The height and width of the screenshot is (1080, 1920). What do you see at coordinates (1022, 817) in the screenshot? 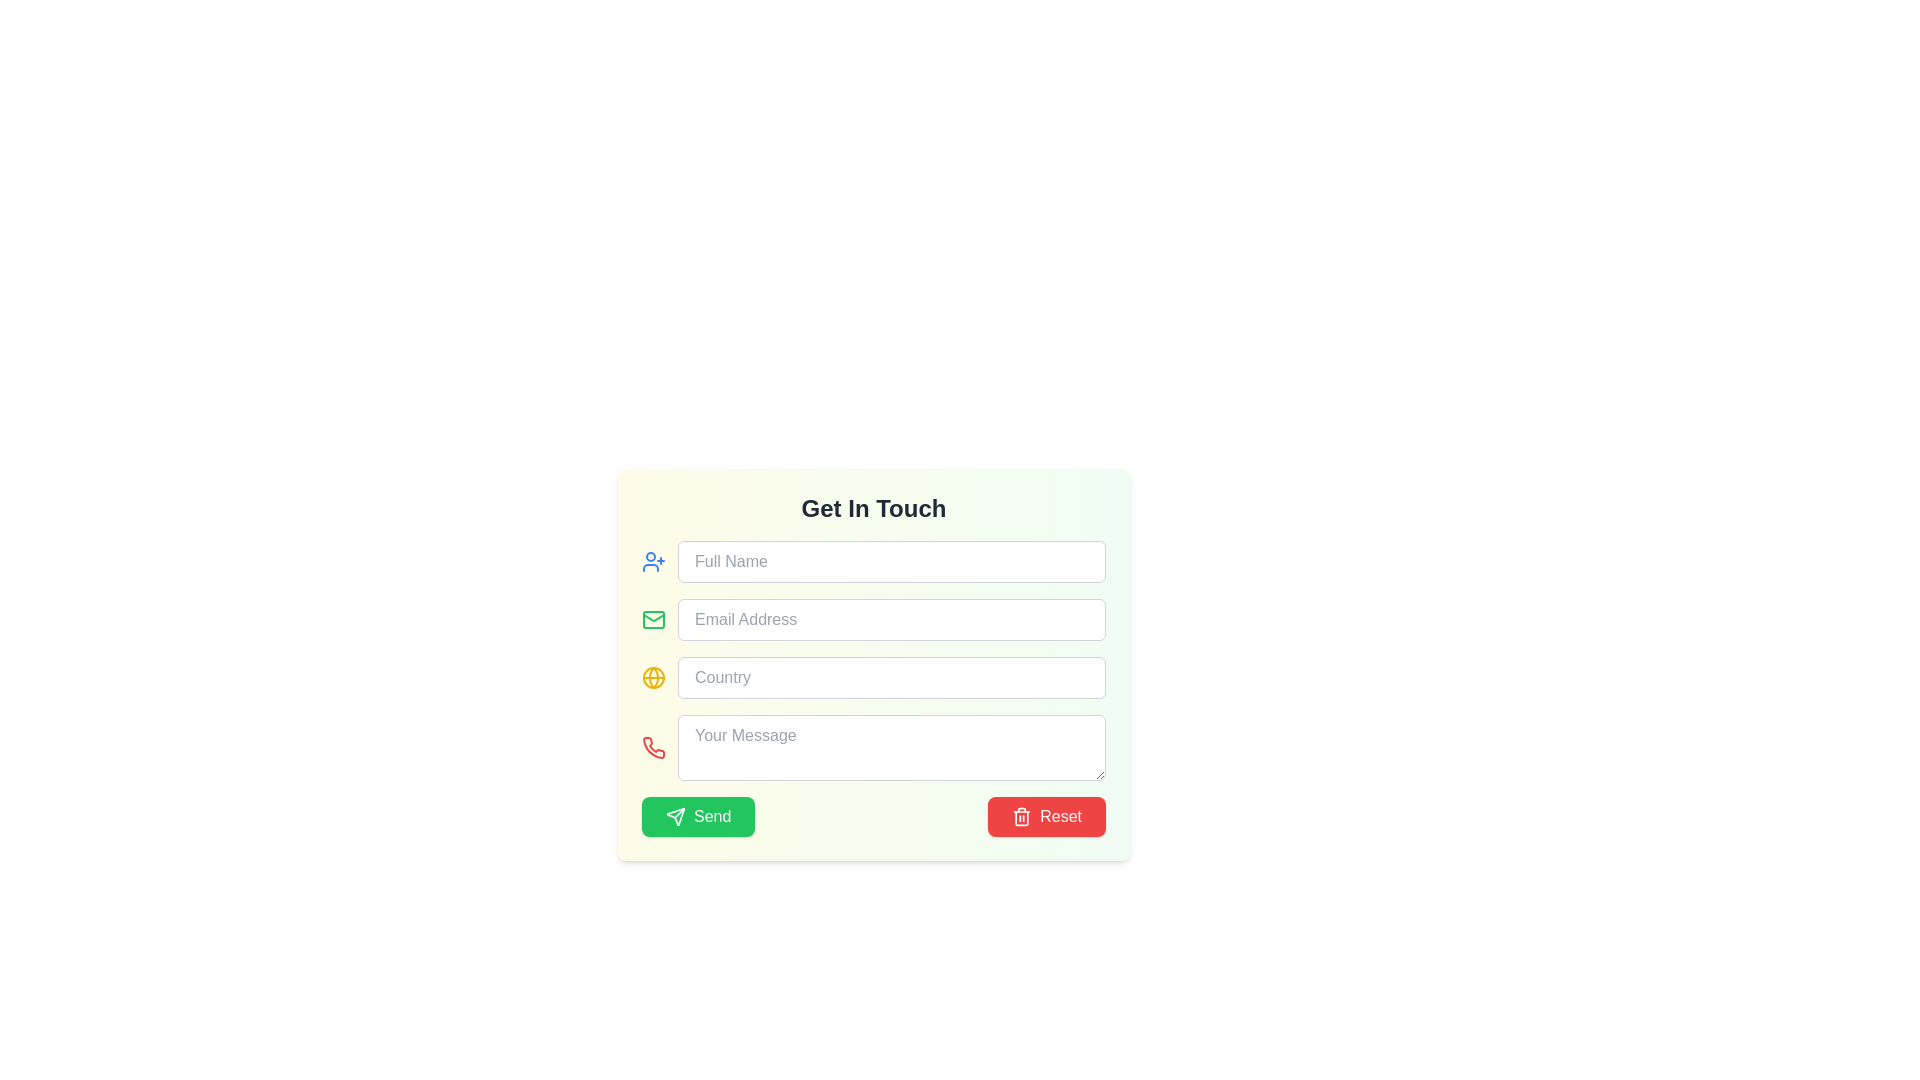
I see `the SVG icon resembling a trash can within the 'Reset' button, which has a red background and is positioned to the right of the green 'Send' button` at bounding box center [1022, 817].